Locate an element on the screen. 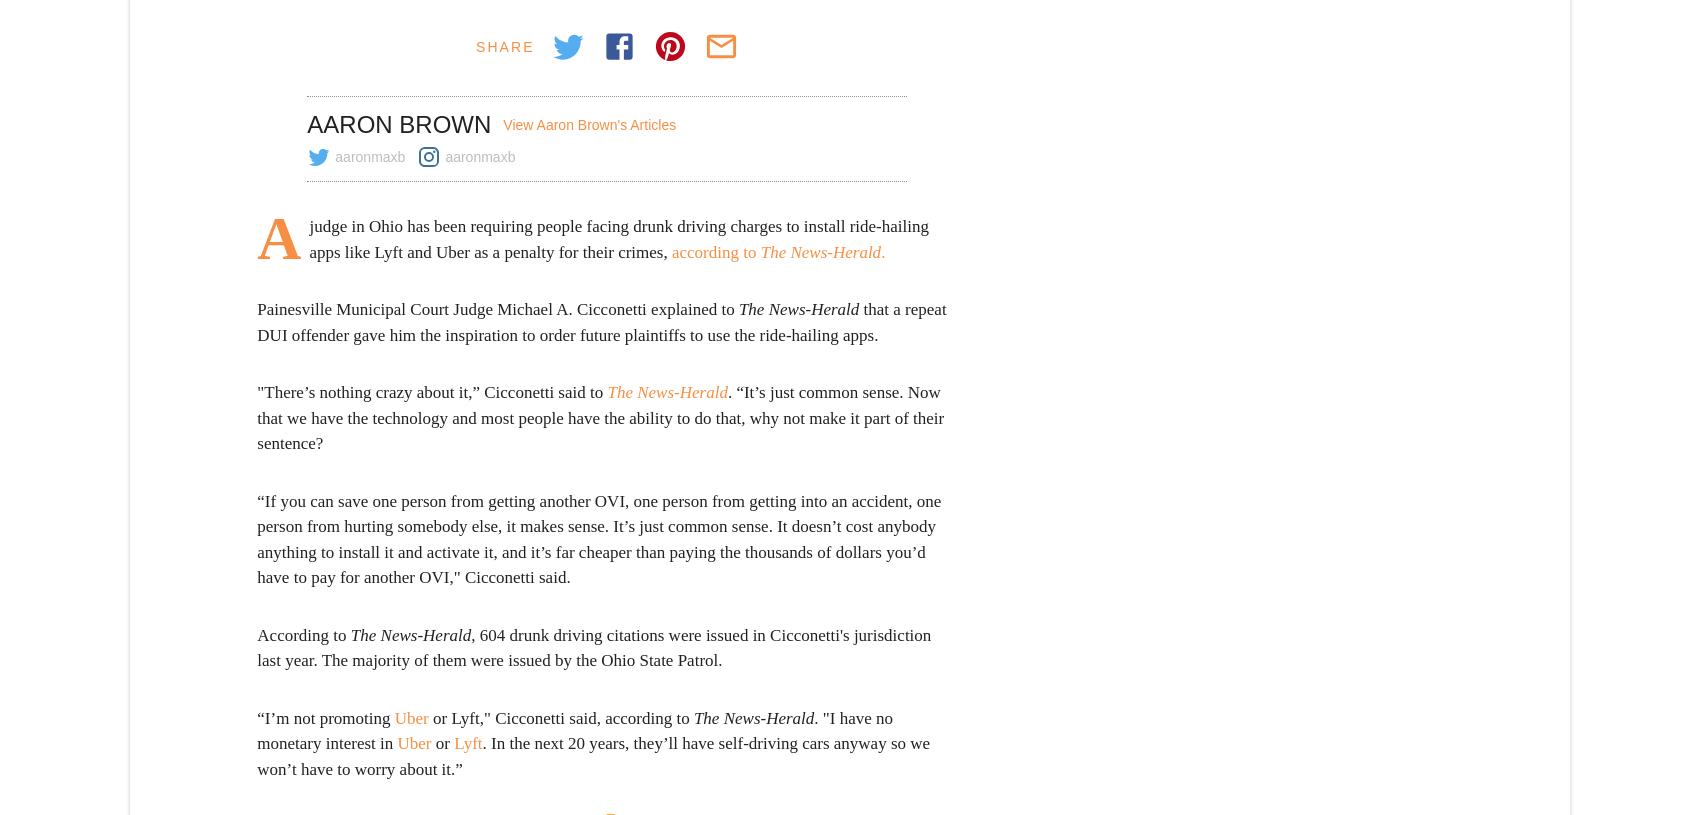 This screenshot has height=815, width=1700. '"There’s nothing crazy about it,” Cicconetti said to' is located at coordinates (431, 391).